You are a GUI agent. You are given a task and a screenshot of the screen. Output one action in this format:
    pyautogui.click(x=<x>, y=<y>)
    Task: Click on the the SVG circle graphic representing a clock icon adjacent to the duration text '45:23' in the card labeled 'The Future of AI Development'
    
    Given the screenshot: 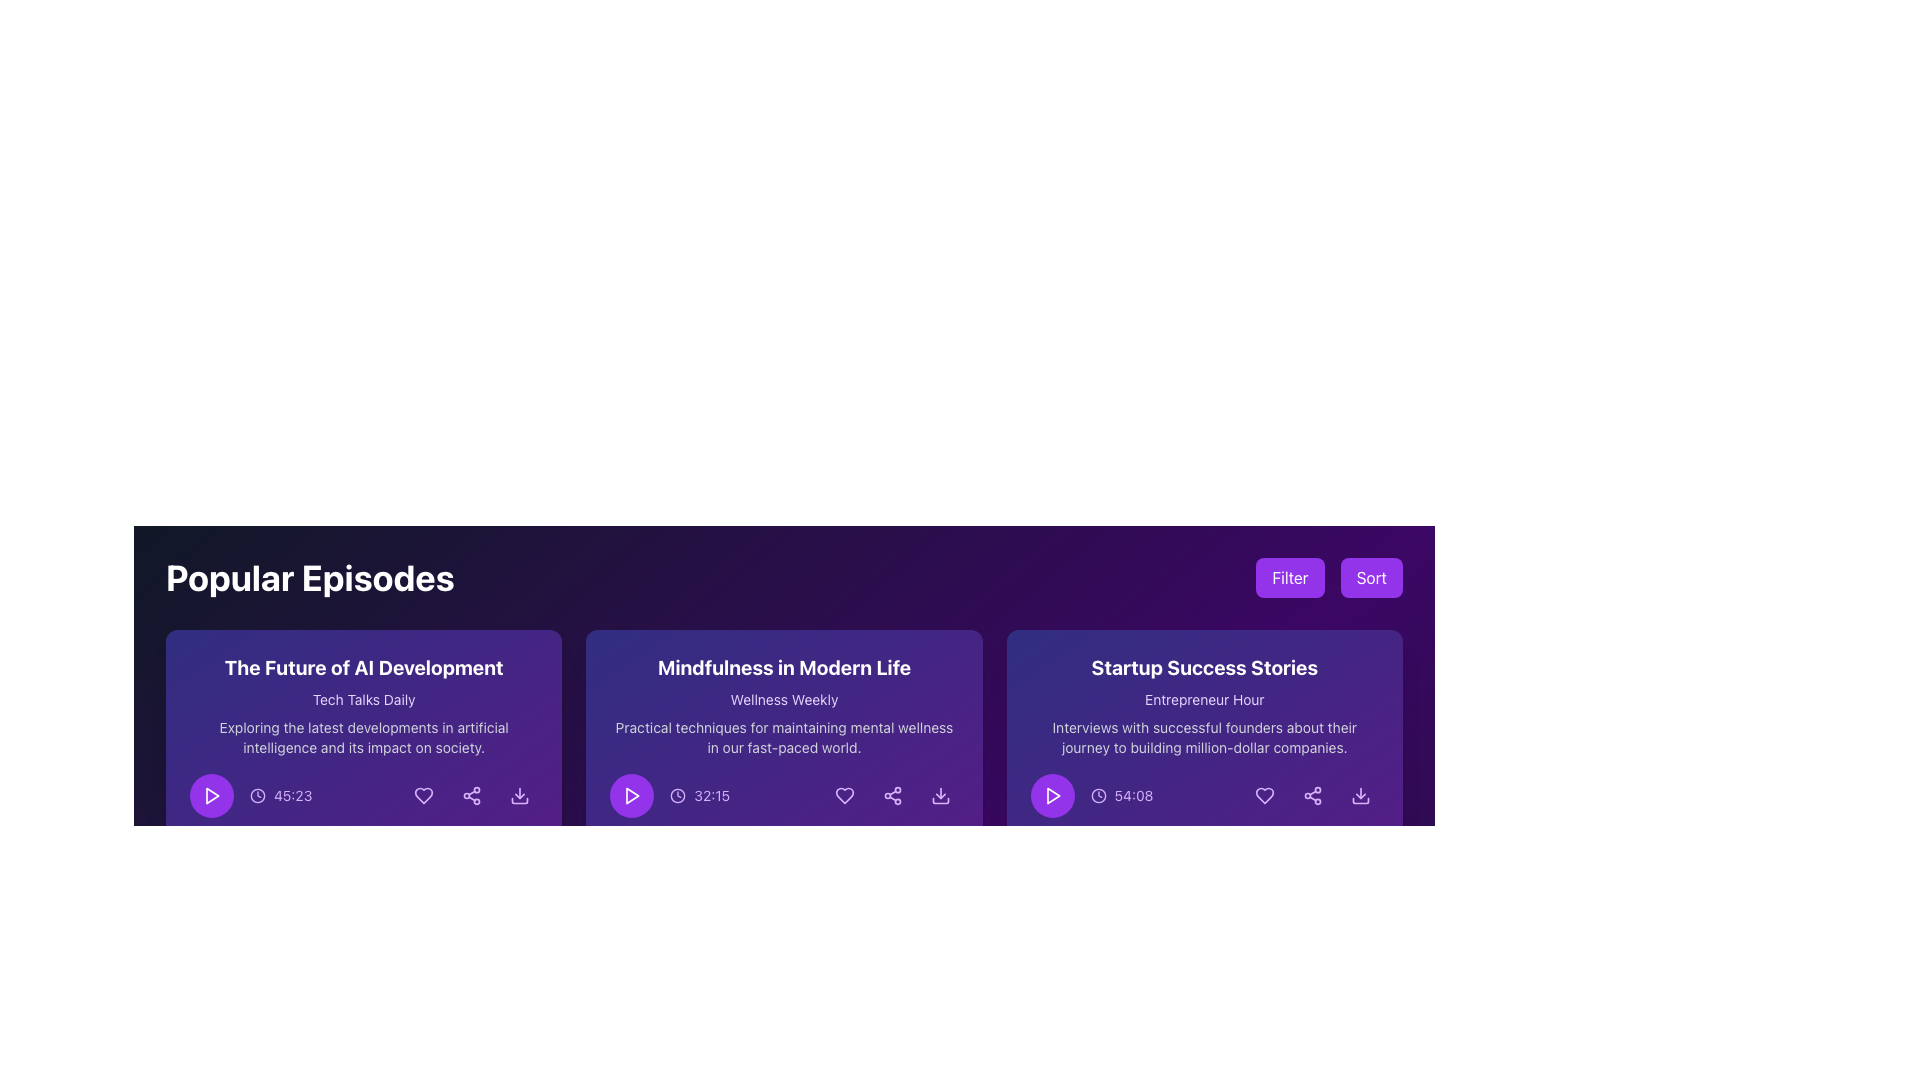 What is the action you would take?
    pyautogui.click(x=257, y=794)
    